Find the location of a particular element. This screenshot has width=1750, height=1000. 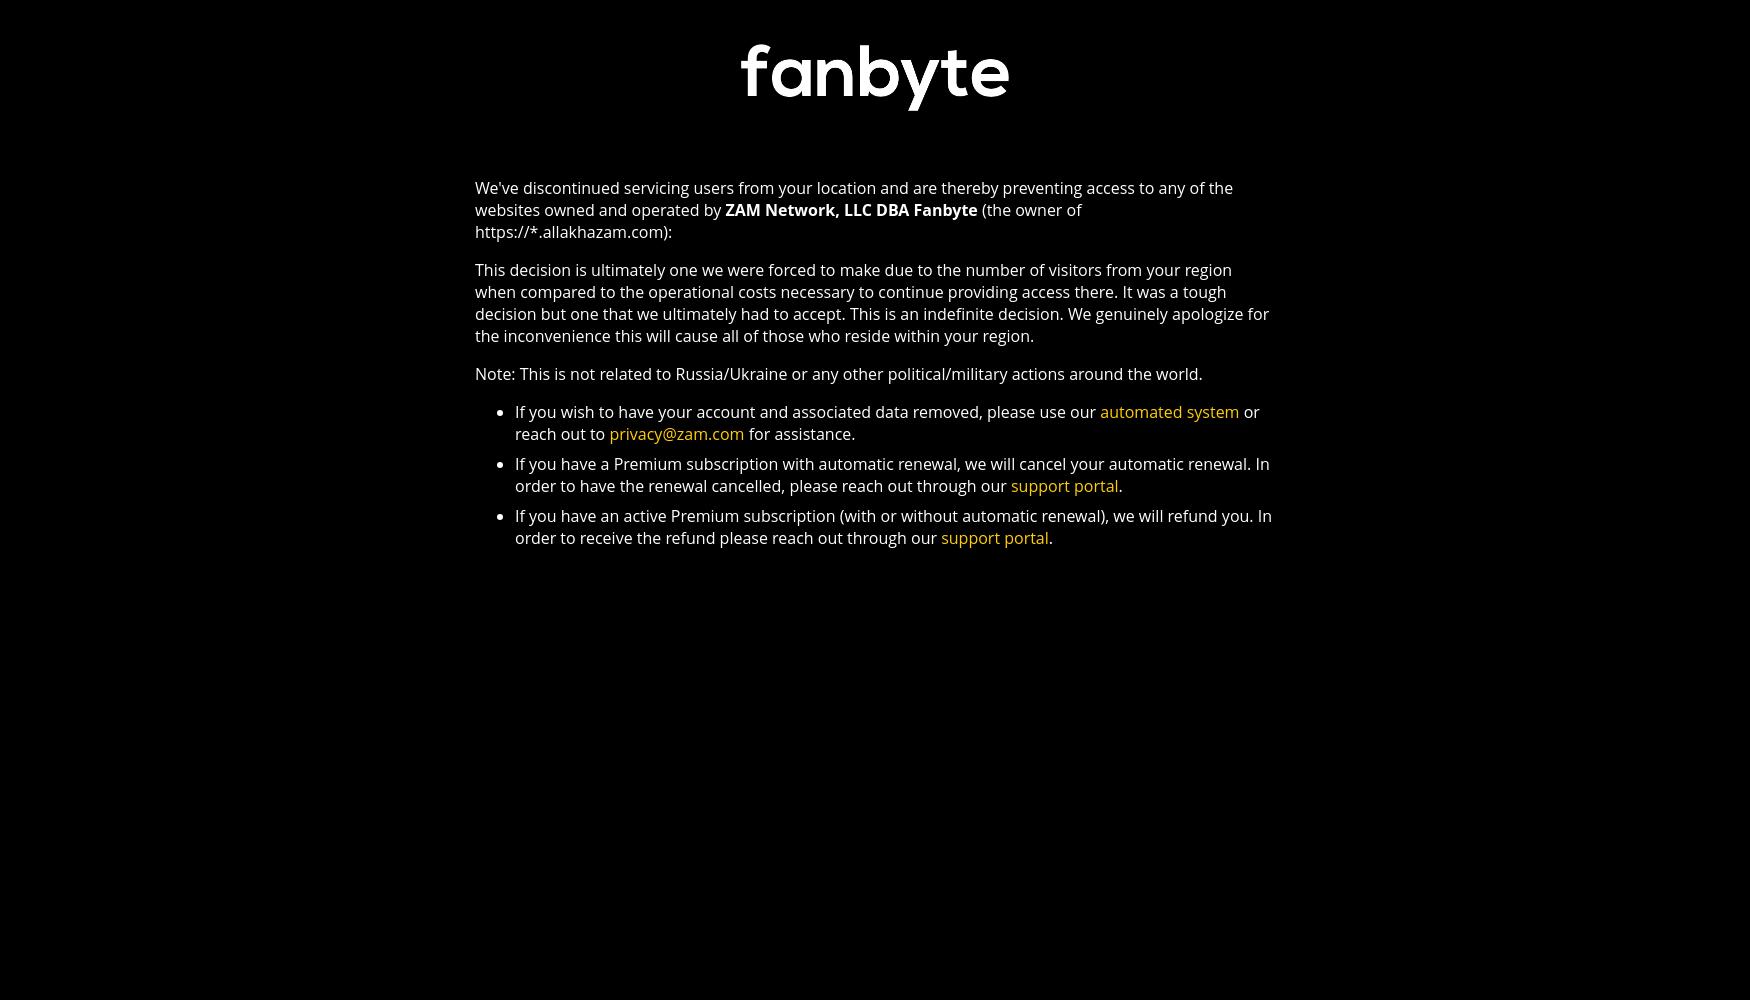

'Note: This is not related to Russia/Ukraine or any other political/military actions around the world.' is located at coordinates (474, 372).